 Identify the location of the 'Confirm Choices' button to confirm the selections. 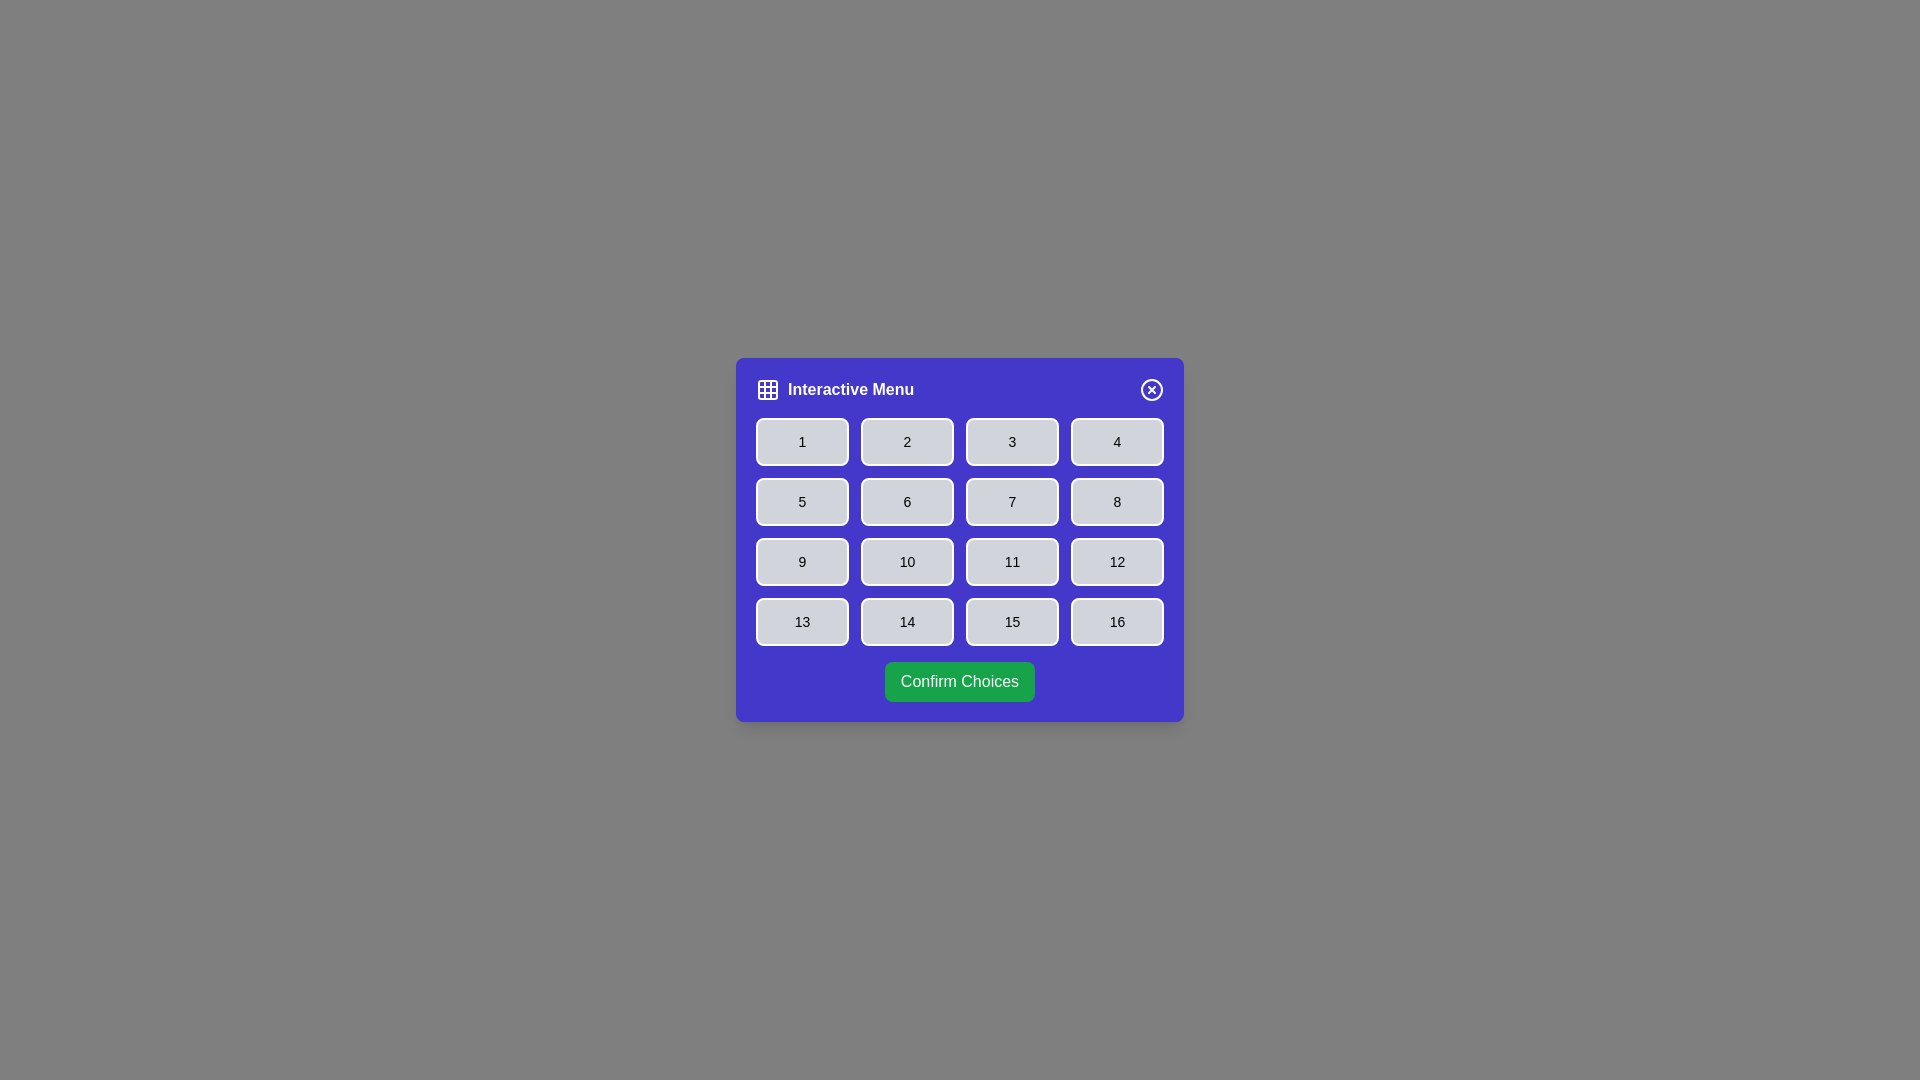
(960, 681).